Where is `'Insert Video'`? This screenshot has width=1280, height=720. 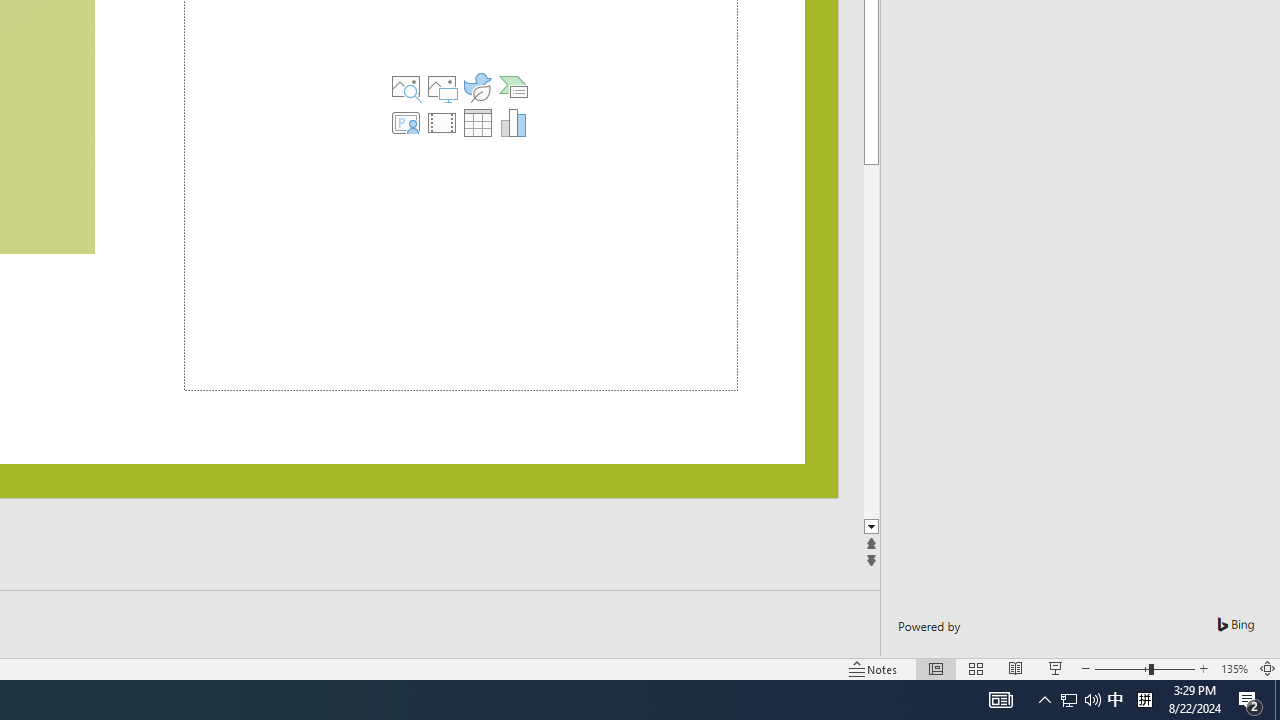 'Insert Video' is located at coordinates (441, 123).